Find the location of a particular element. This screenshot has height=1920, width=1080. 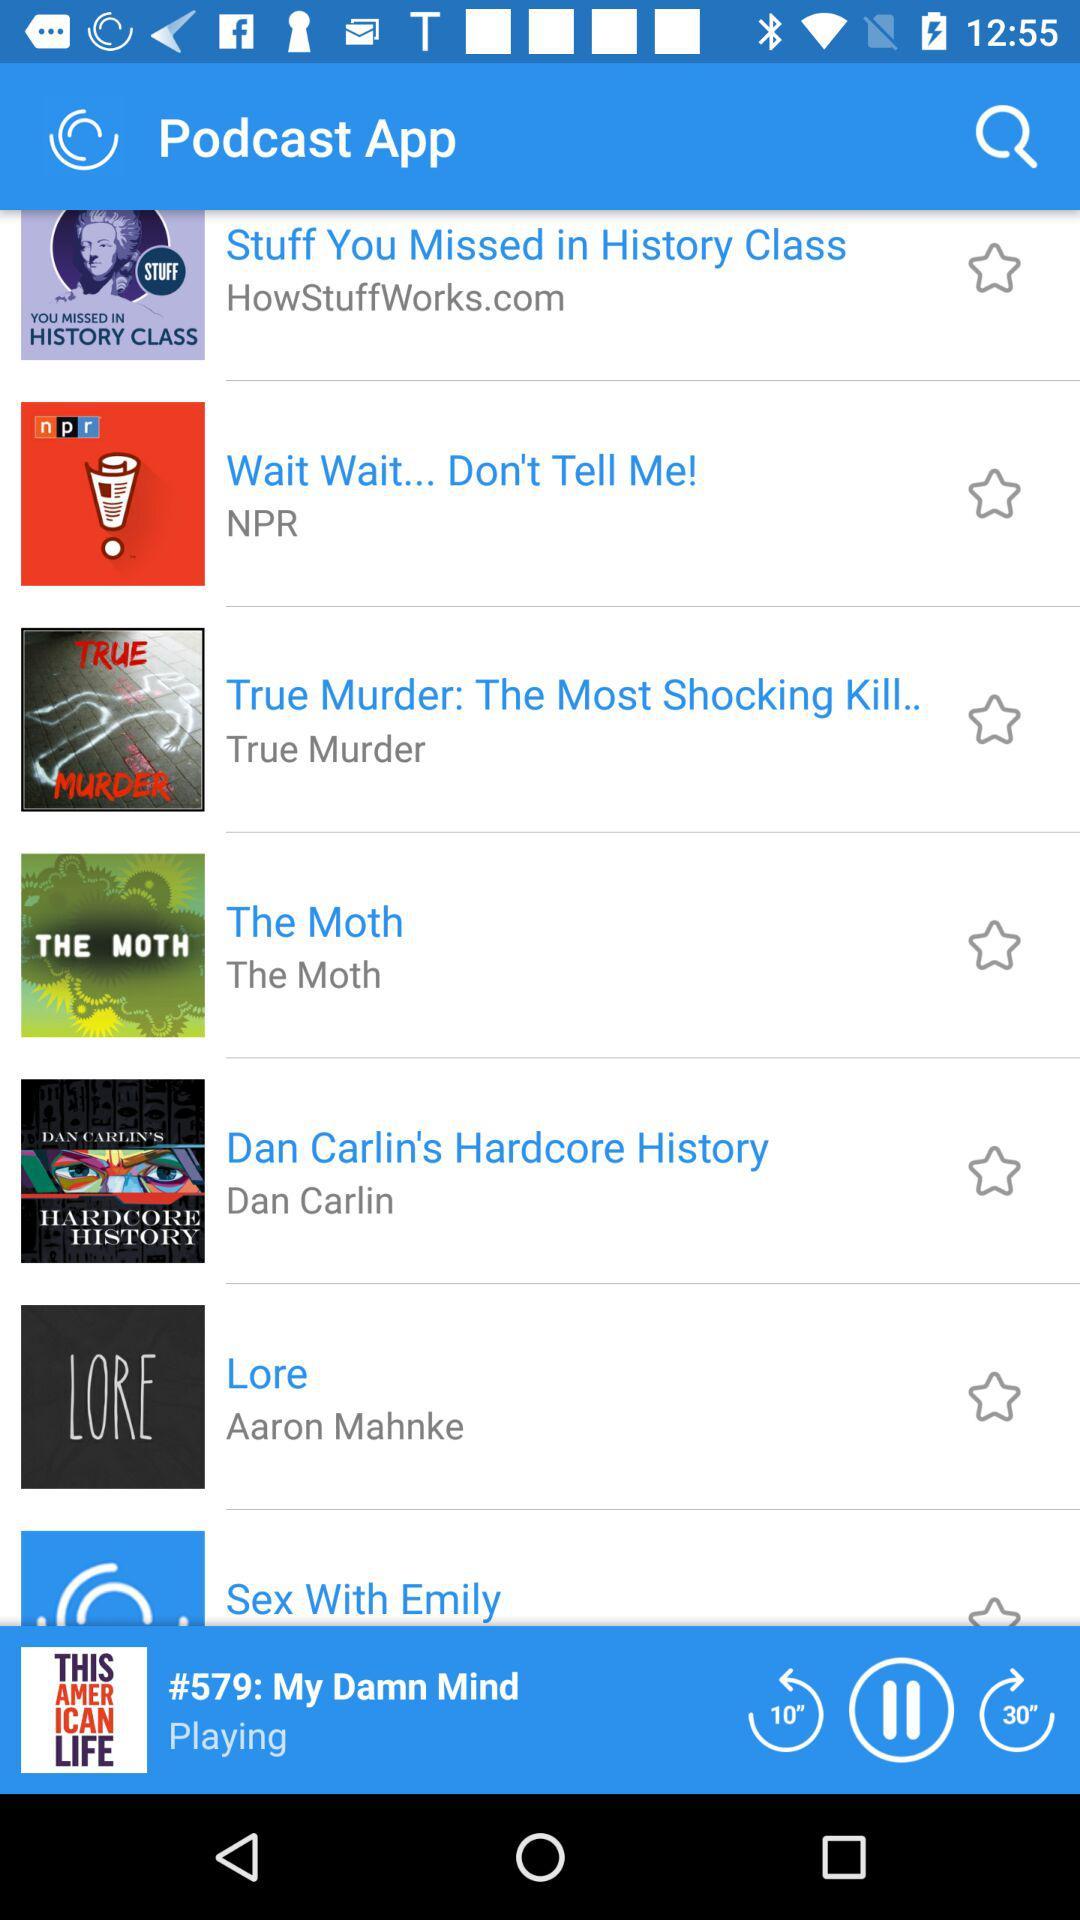

favorite is located at coordinates (994, 944).